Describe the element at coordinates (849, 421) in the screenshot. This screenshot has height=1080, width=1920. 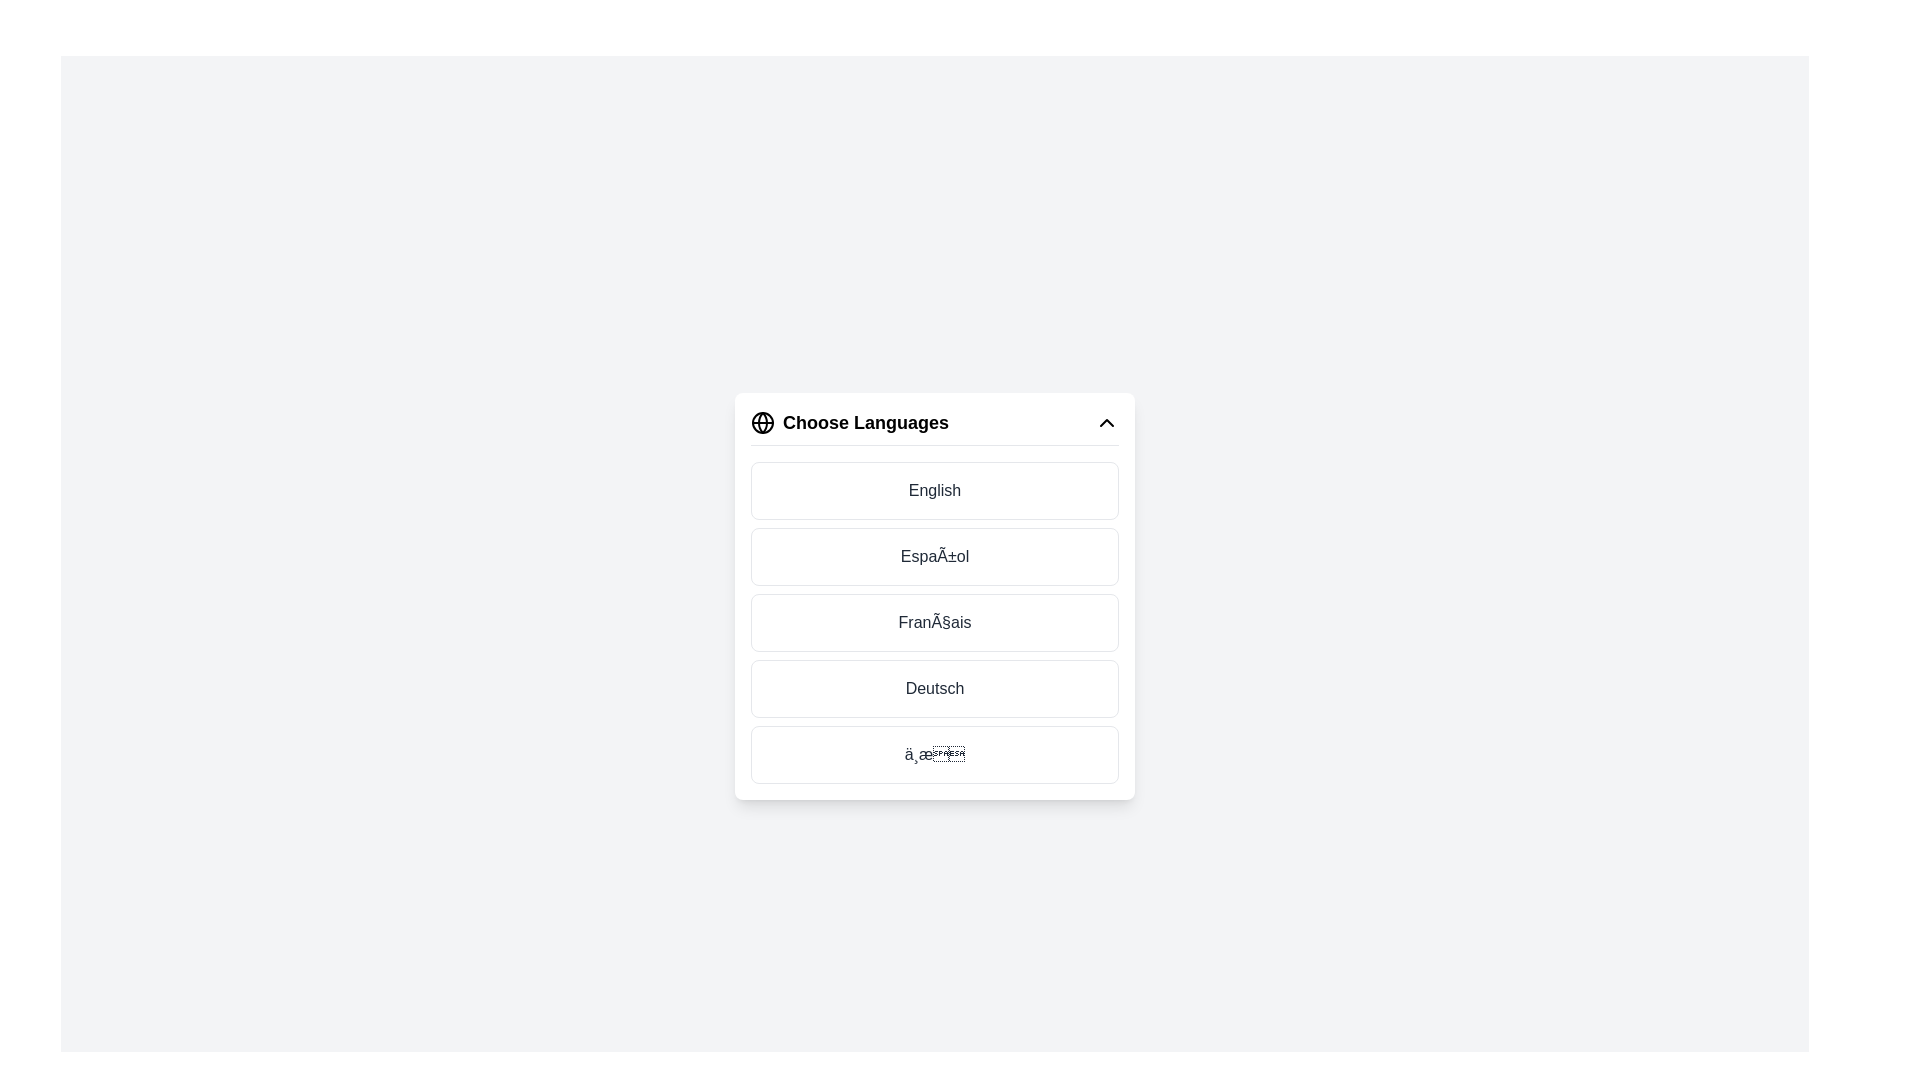
I see `the bold text label 'Choose Languages' with the globe icon adjacent to it, located at the top-left section of the dropdown menu list` at that location.